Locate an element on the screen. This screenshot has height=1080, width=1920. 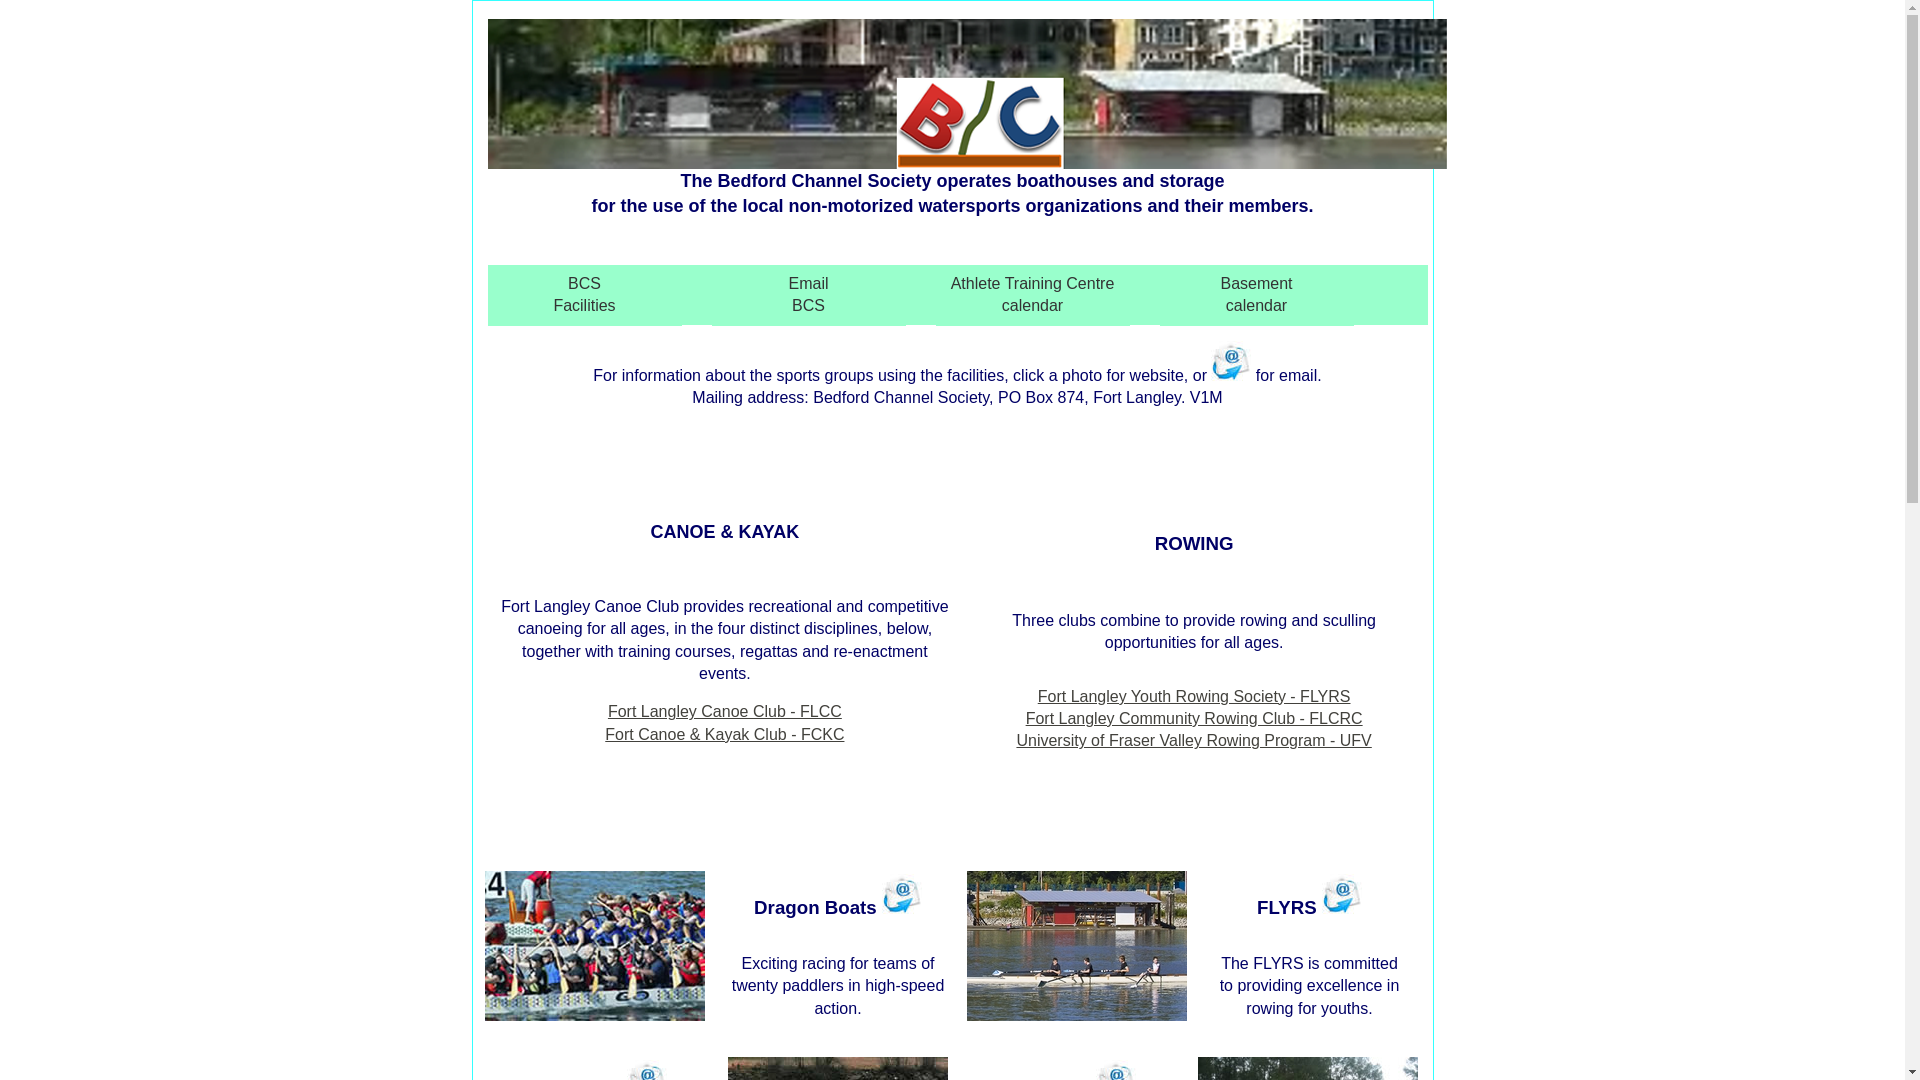
'Athlete Training Centre calendar' is located at coordinates (1032, 295).